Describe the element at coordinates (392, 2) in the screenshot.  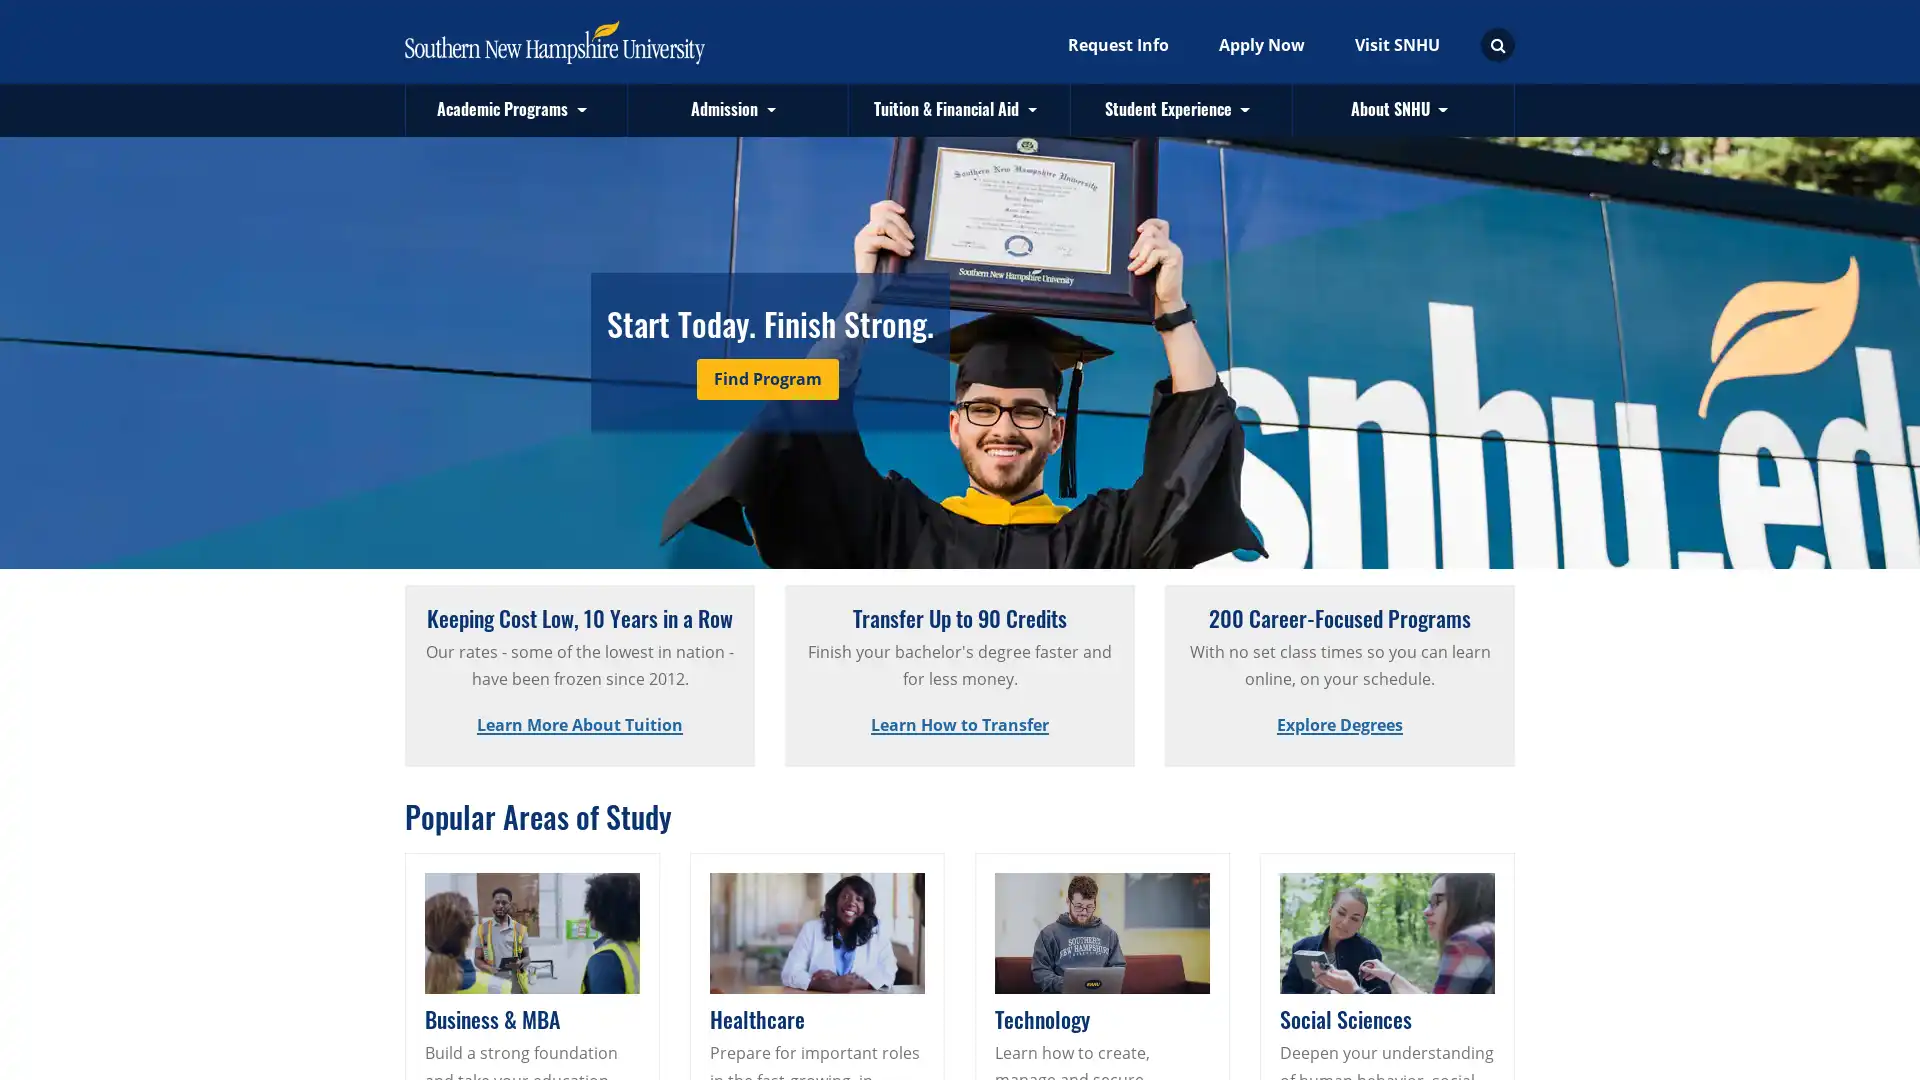
I see `Skip to main content` at that location.